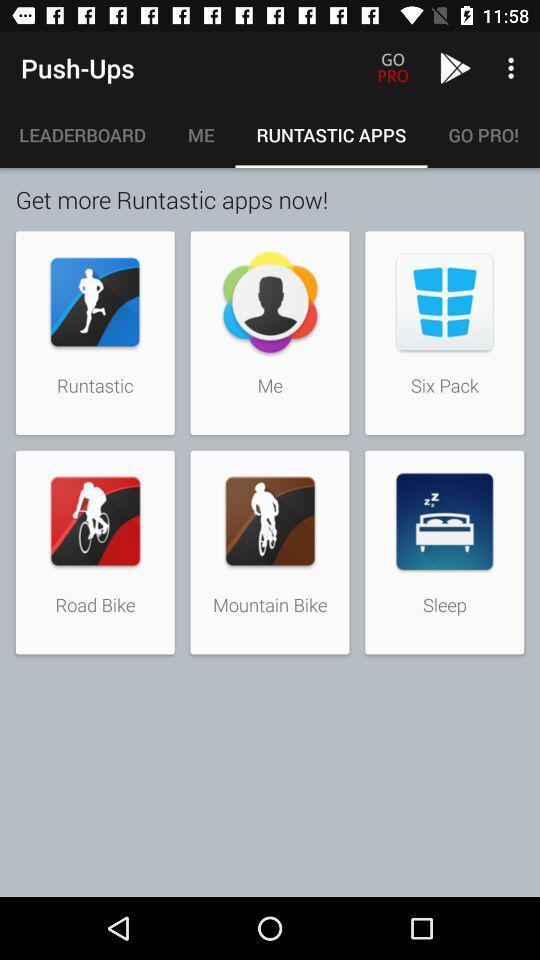  What do you see at coordinates (82, 134) in the screenshot?
I see `item to the left of me` at bounding box center [82, 134].